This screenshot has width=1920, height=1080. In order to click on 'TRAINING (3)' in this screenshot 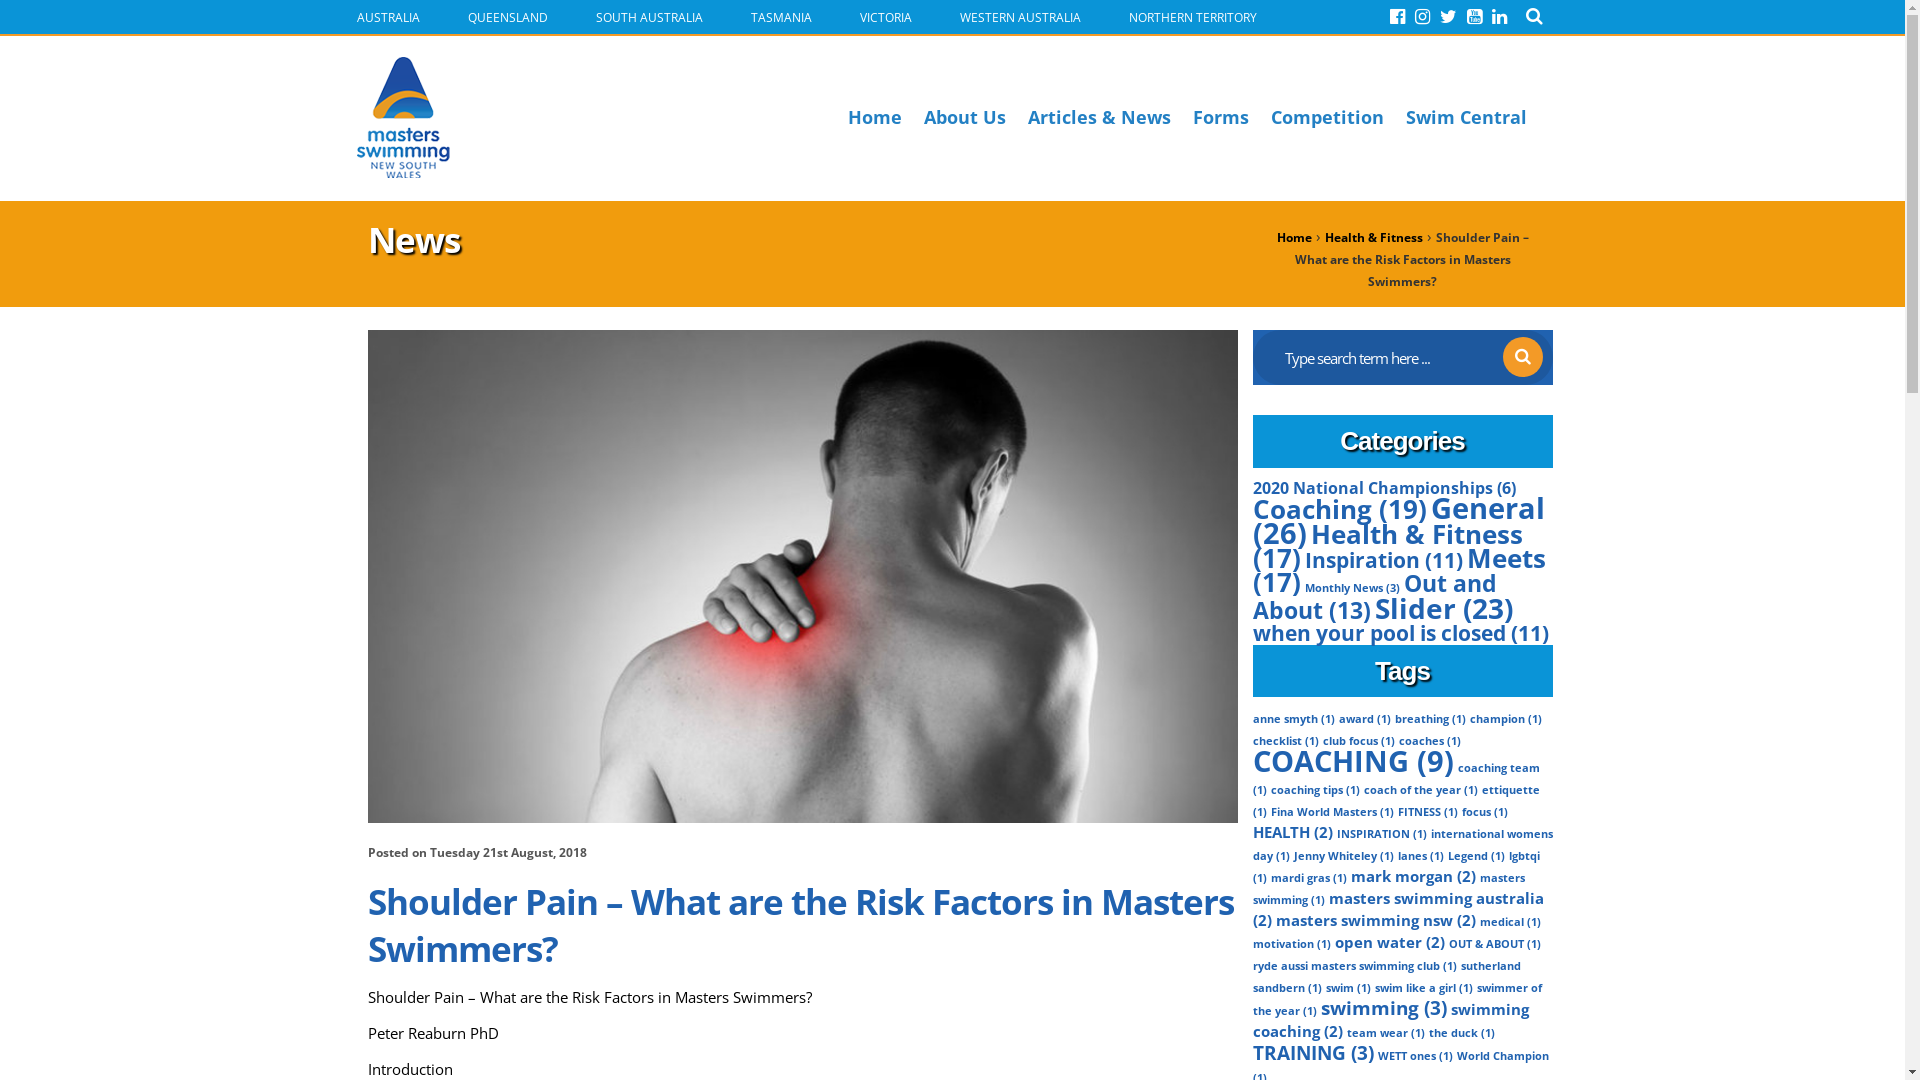, I will do `click(1312, 1051)`.